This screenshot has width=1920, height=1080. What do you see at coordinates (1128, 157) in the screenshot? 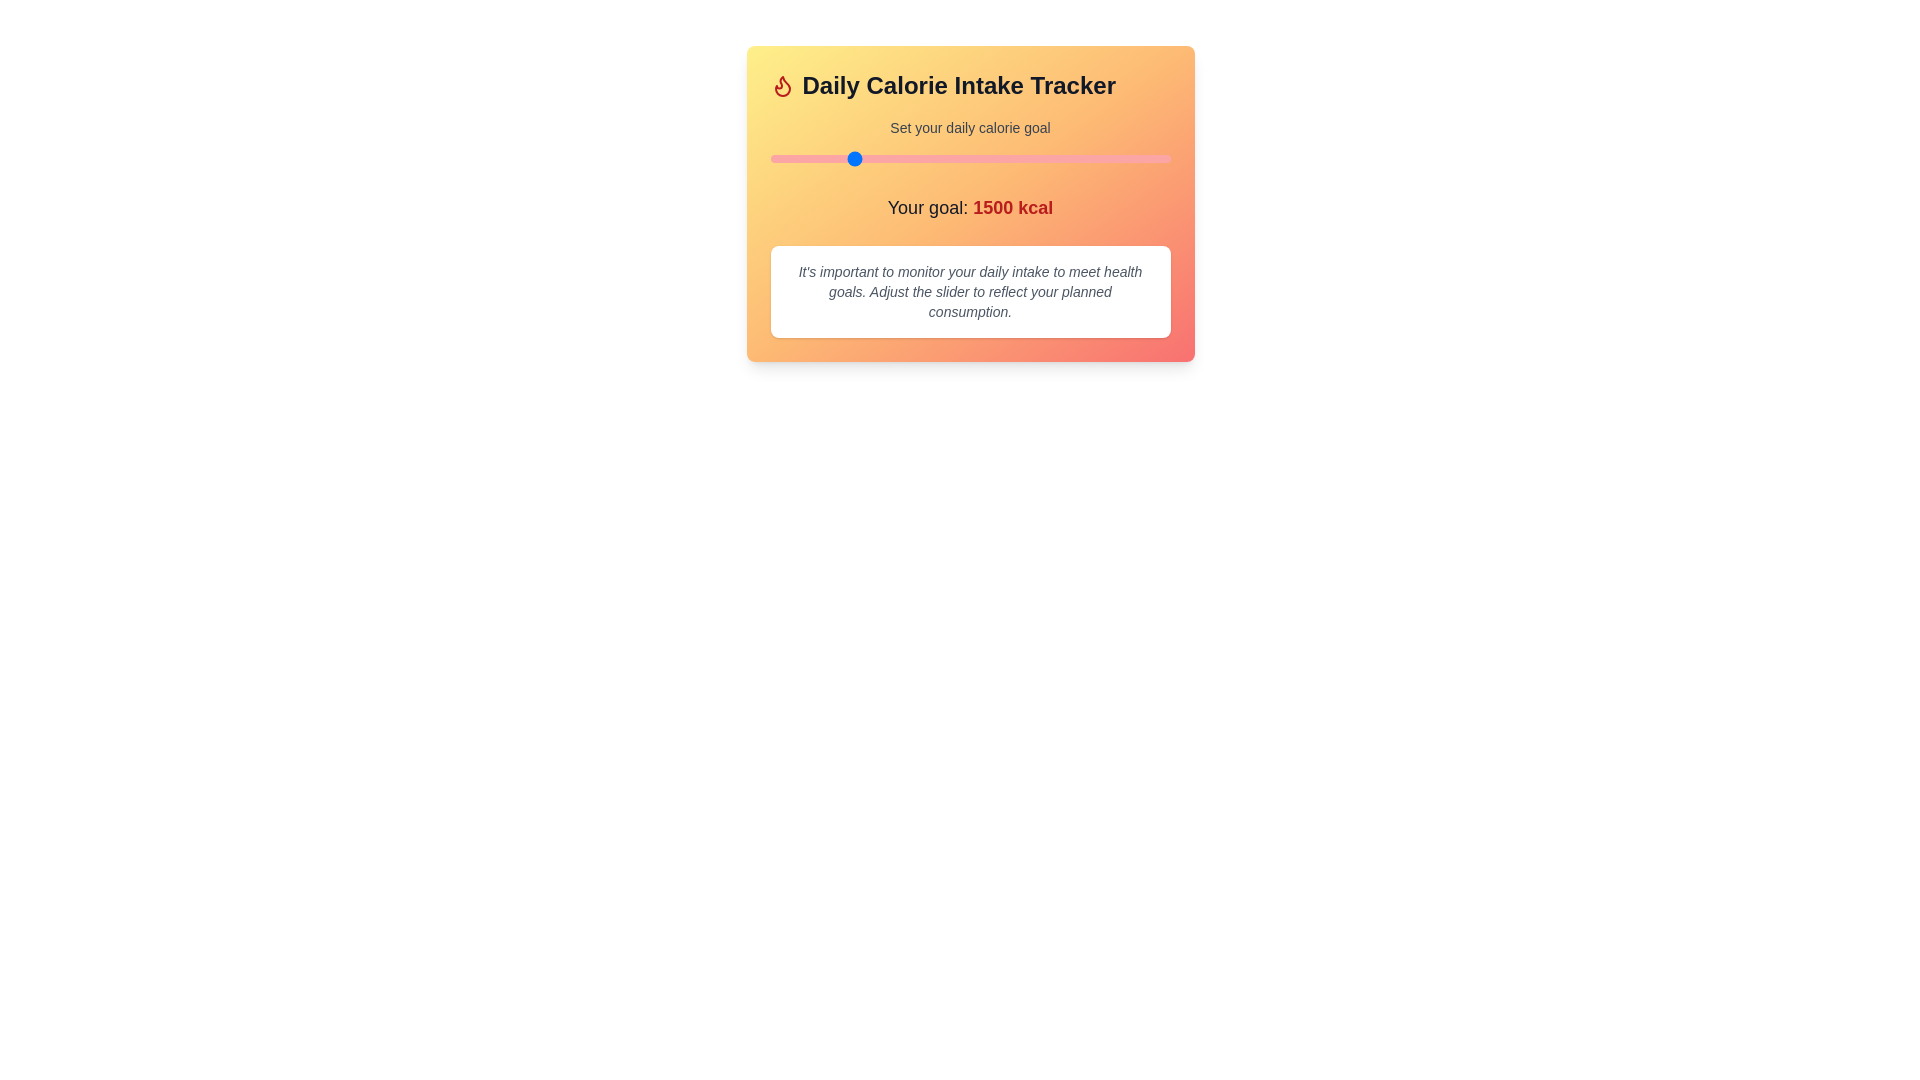
I see `the calorie goal slider to a value of 3234` at bounding box center [1128, 157].